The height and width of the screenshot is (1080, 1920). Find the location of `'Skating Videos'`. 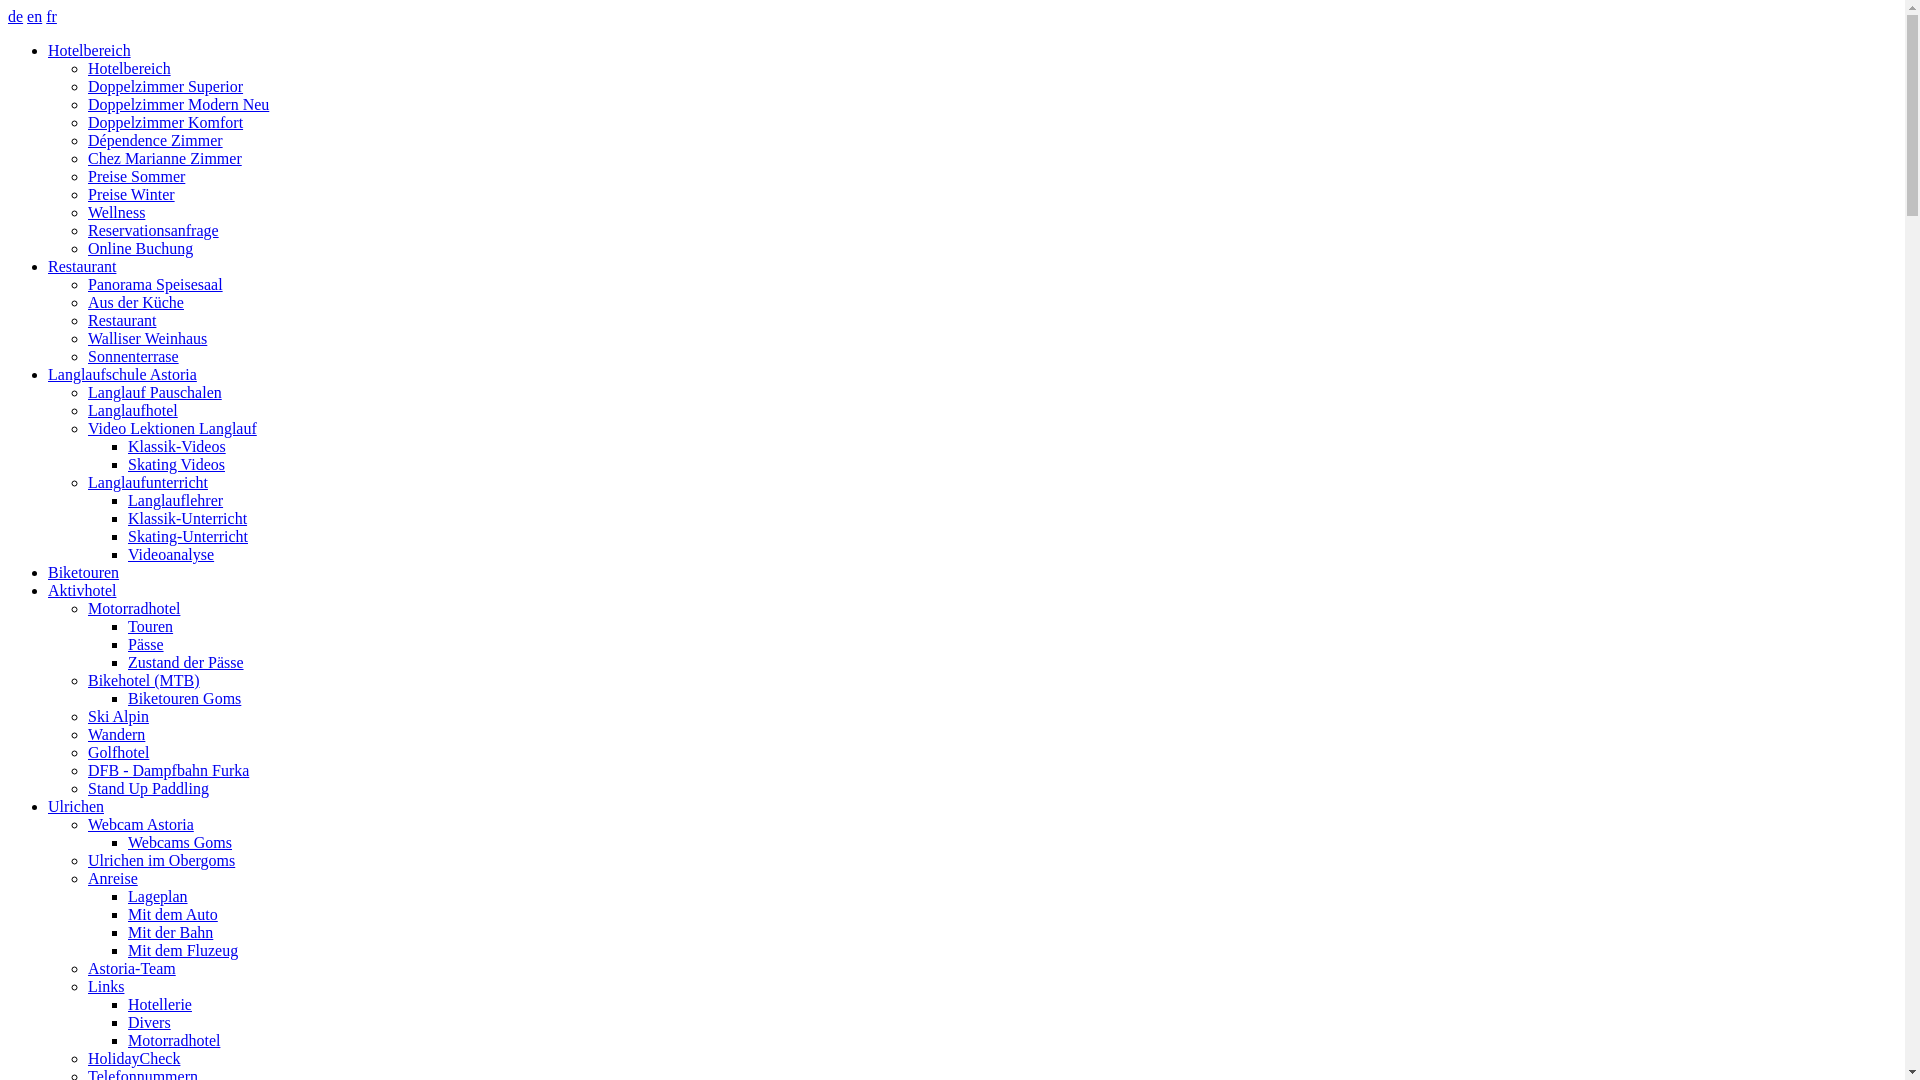

'Skating Videos' is located at coordinates (176, 464).